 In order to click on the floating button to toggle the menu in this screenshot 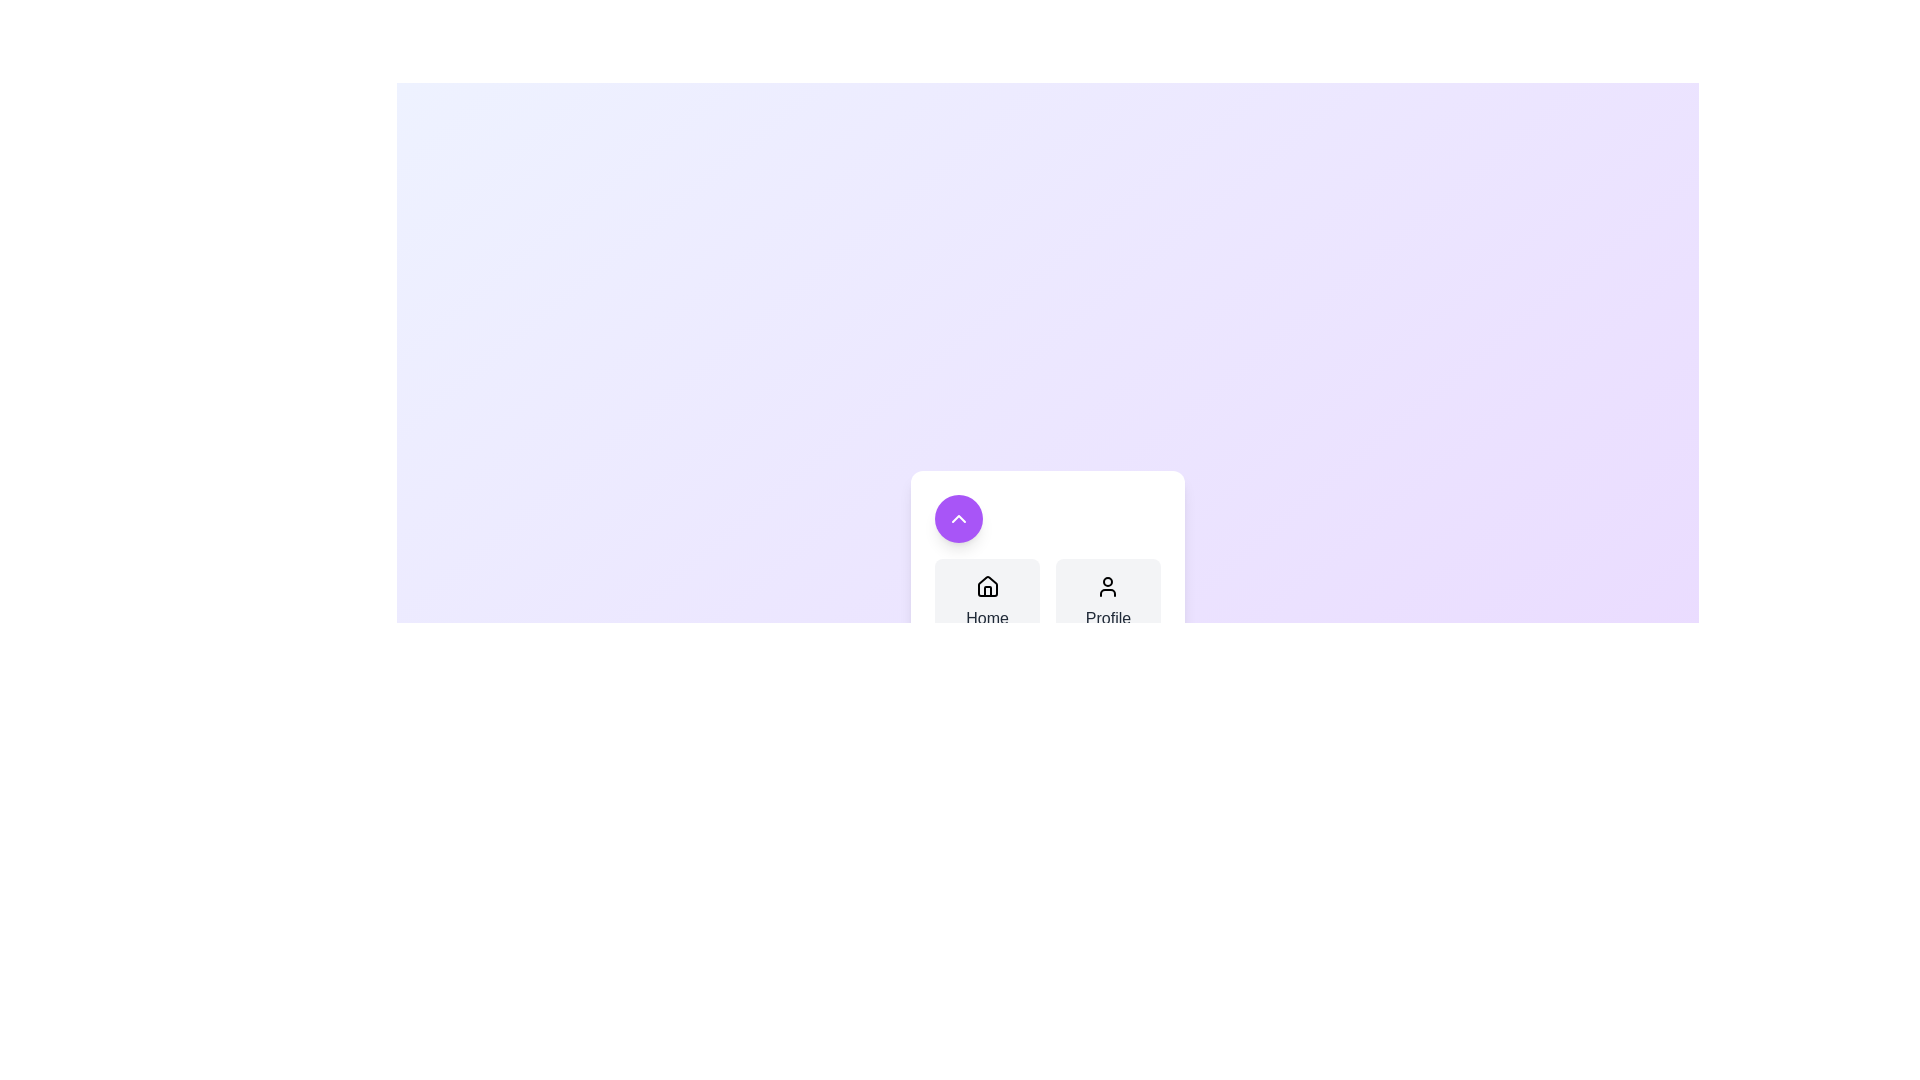, I will do `click(958, 518)`.